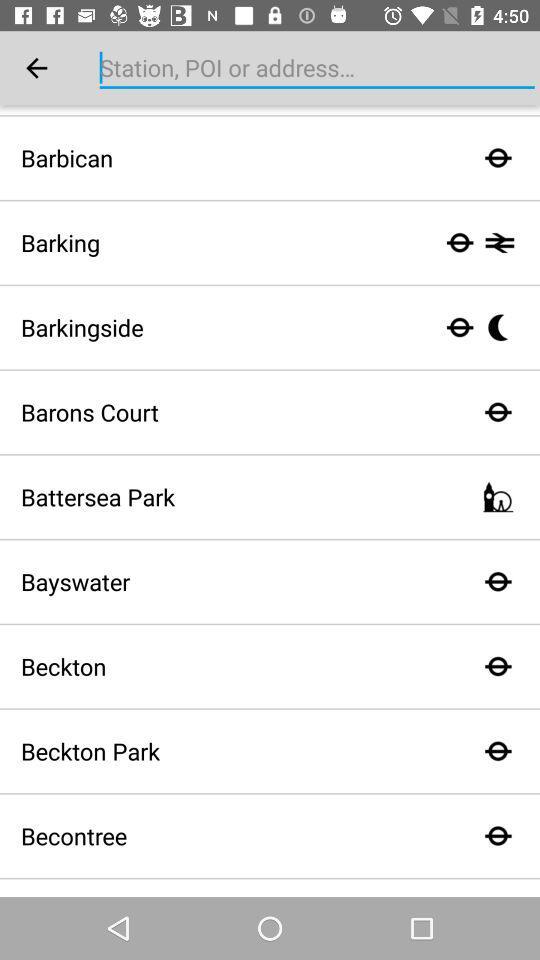 This screenshot has width=540, height=960. I want to click on the icon above barbican item, so click(36, 68).